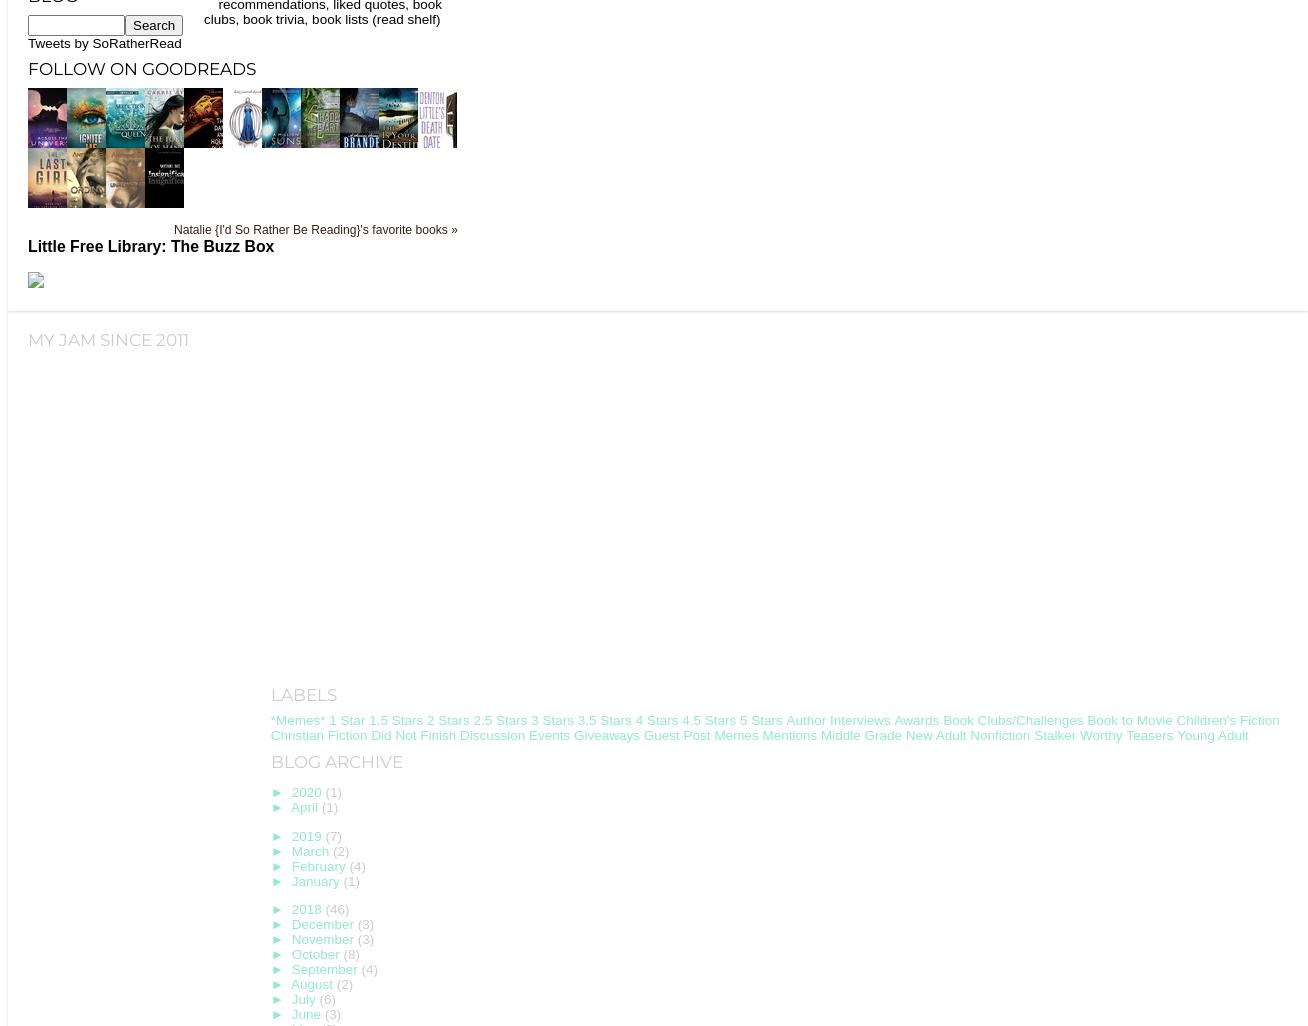 The image size is (1308, 1026). What do you see at coordinates (603, 720) in the screenshot?
I see `'3.5 Stars'` at bounding box center [603, 720].